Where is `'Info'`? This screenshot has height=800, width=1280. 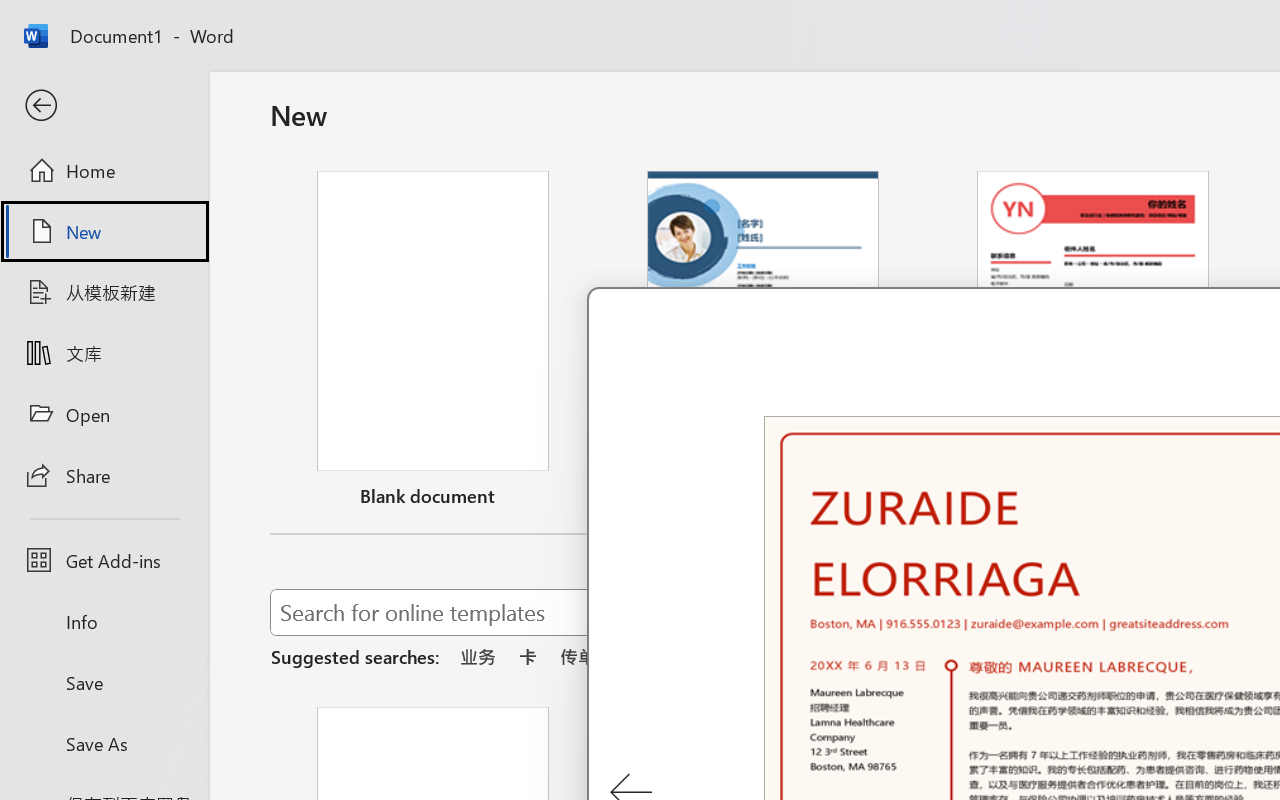 'Info' is located at coordinates (103, 621).